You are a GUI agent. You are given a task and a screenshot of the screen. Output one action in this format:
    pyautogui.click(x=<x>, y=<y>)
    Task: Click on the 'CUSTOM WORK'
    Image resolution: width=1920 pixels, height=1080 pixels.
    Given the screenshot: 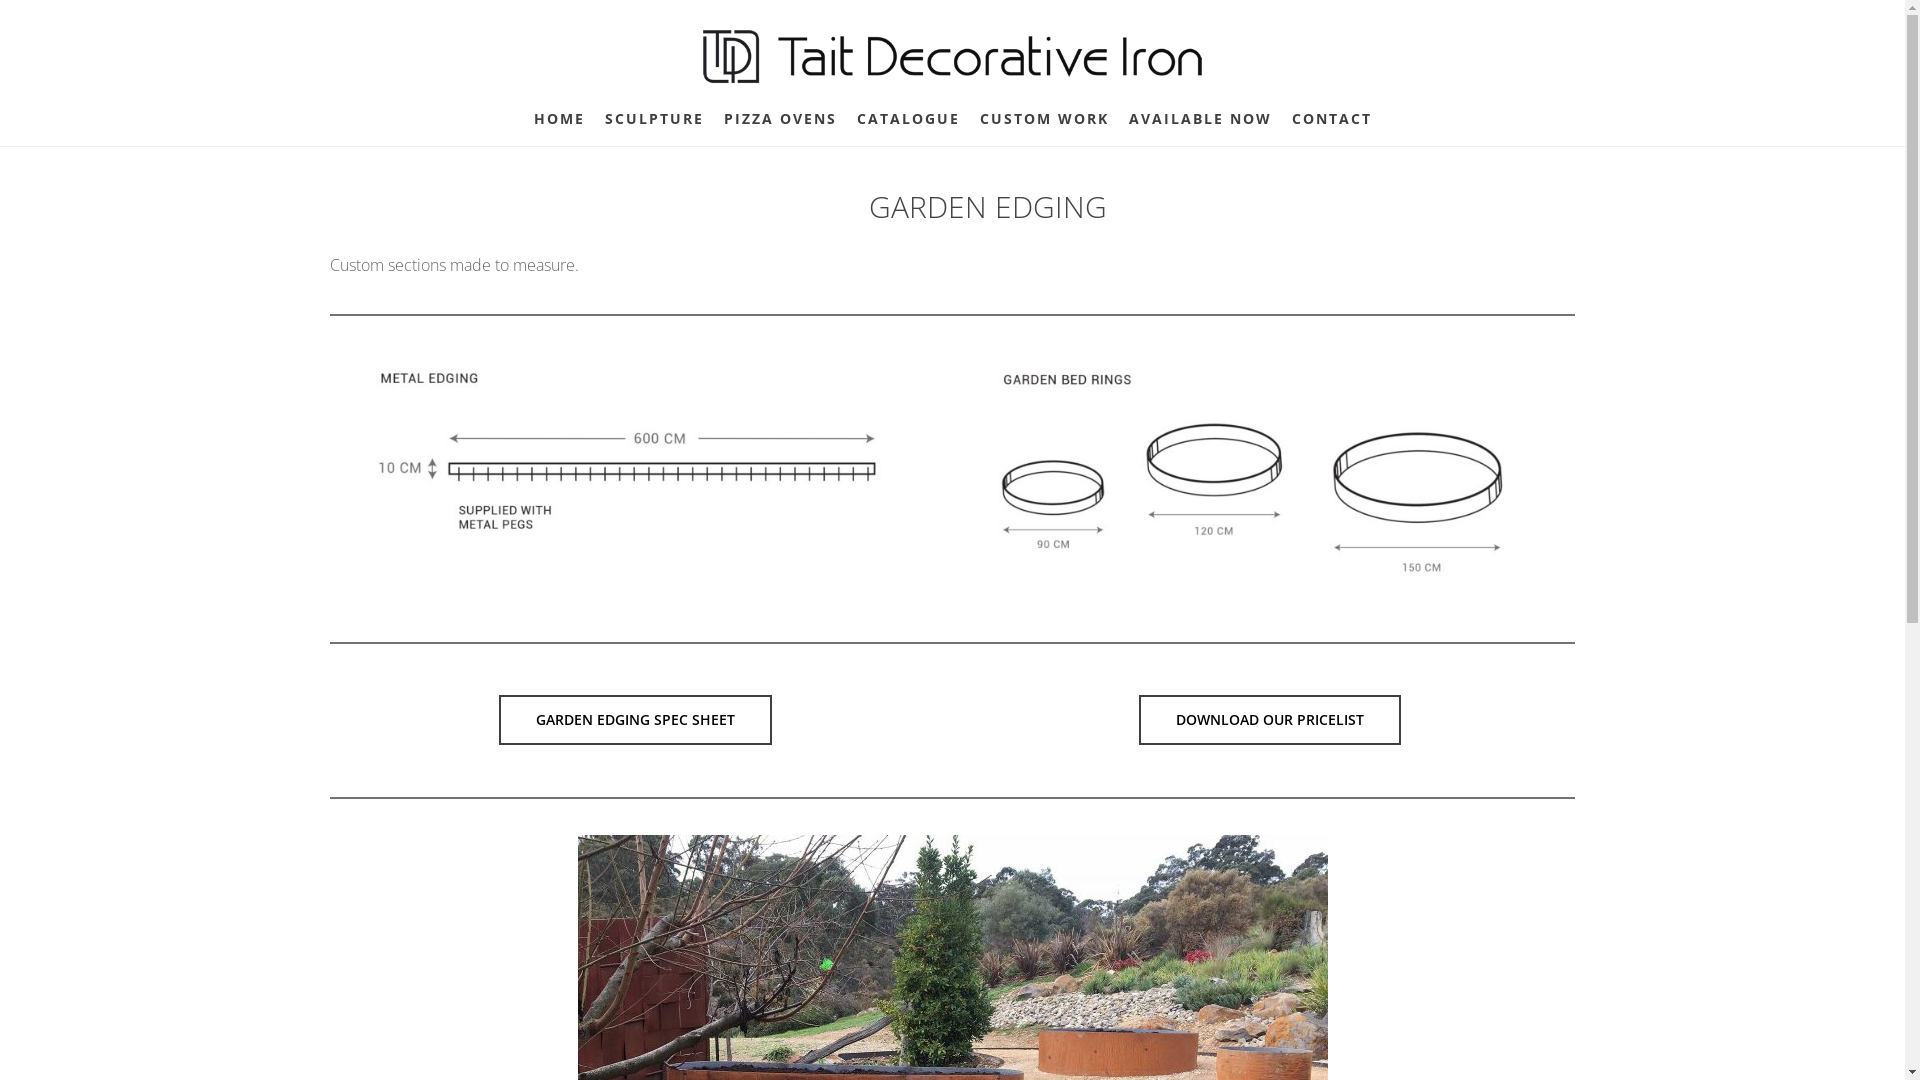 What is the action you would take?
    pyautogui.click(x=1043, y=119)
    